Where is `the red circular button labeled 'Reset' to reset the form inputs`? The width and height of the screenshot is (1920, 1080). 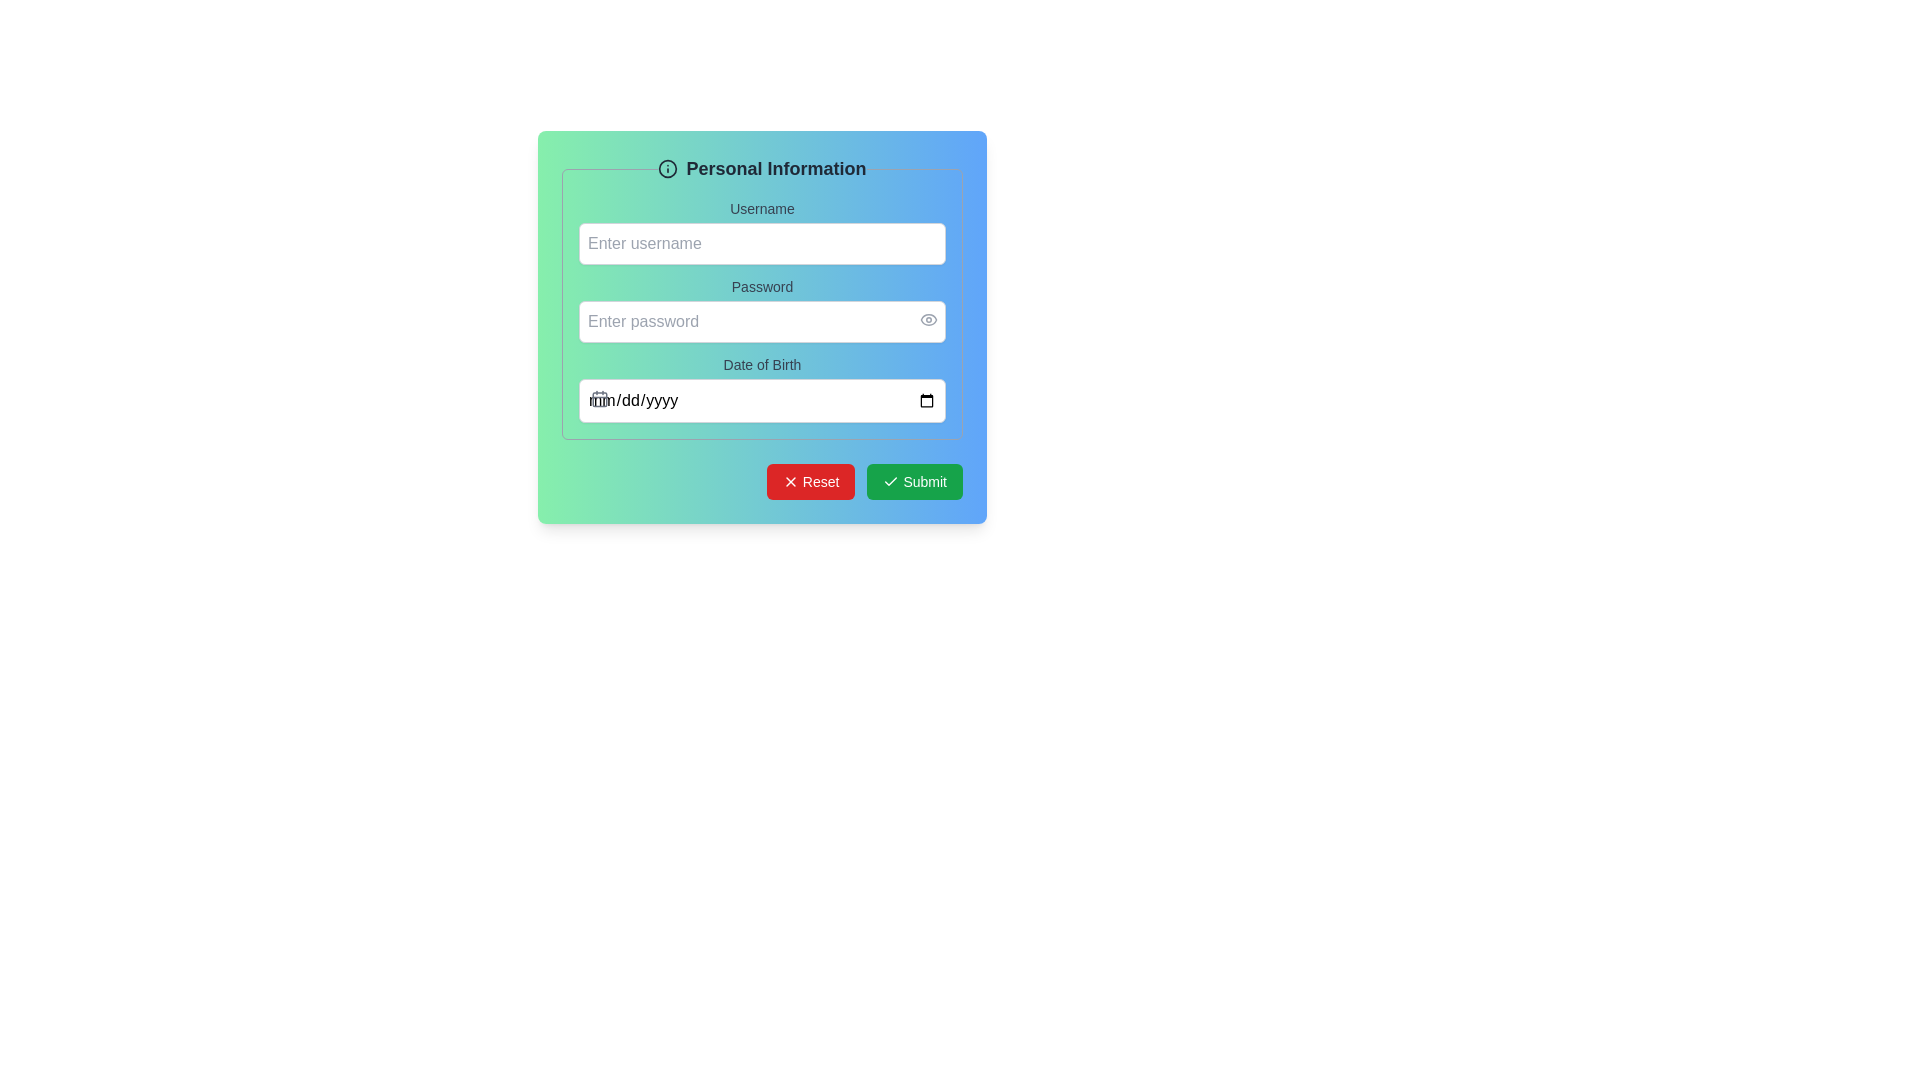 the red circular button labeled 'Reset' to reset the form inputs is located at coordinates (821, 482).